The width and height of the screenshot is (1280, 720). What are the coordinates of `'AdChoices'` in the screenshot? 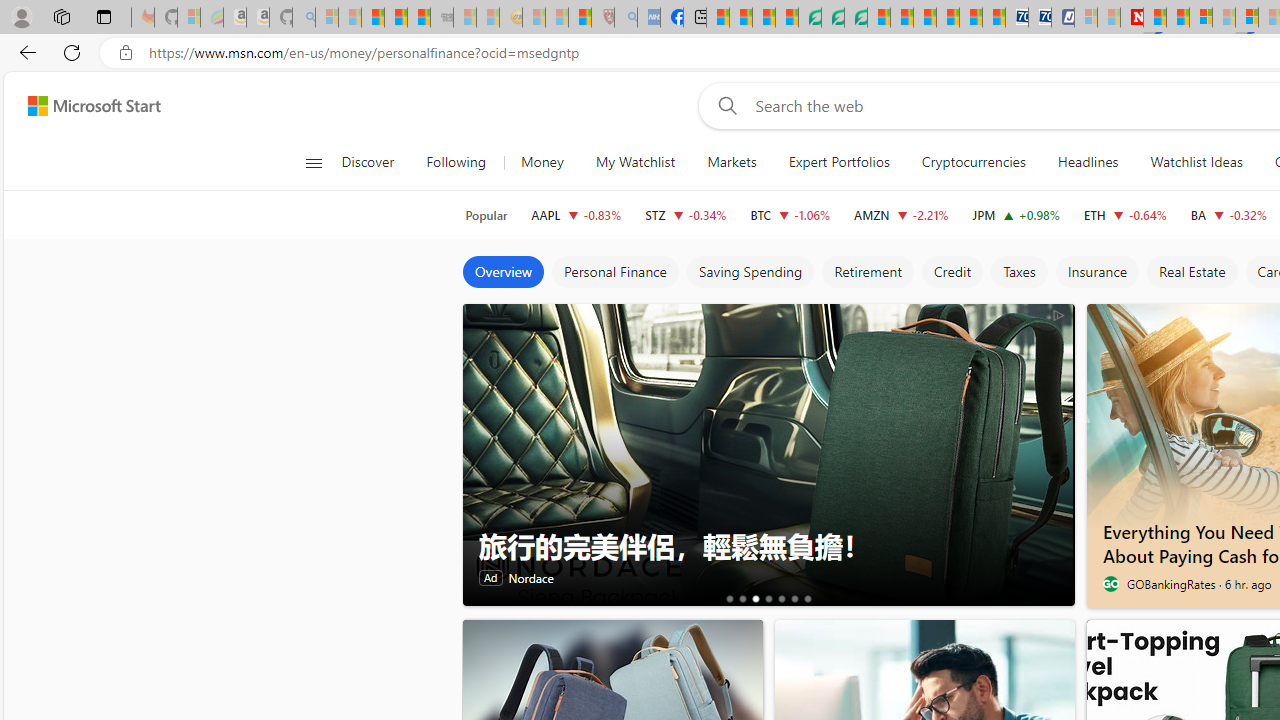 It's located at (1057, 314).